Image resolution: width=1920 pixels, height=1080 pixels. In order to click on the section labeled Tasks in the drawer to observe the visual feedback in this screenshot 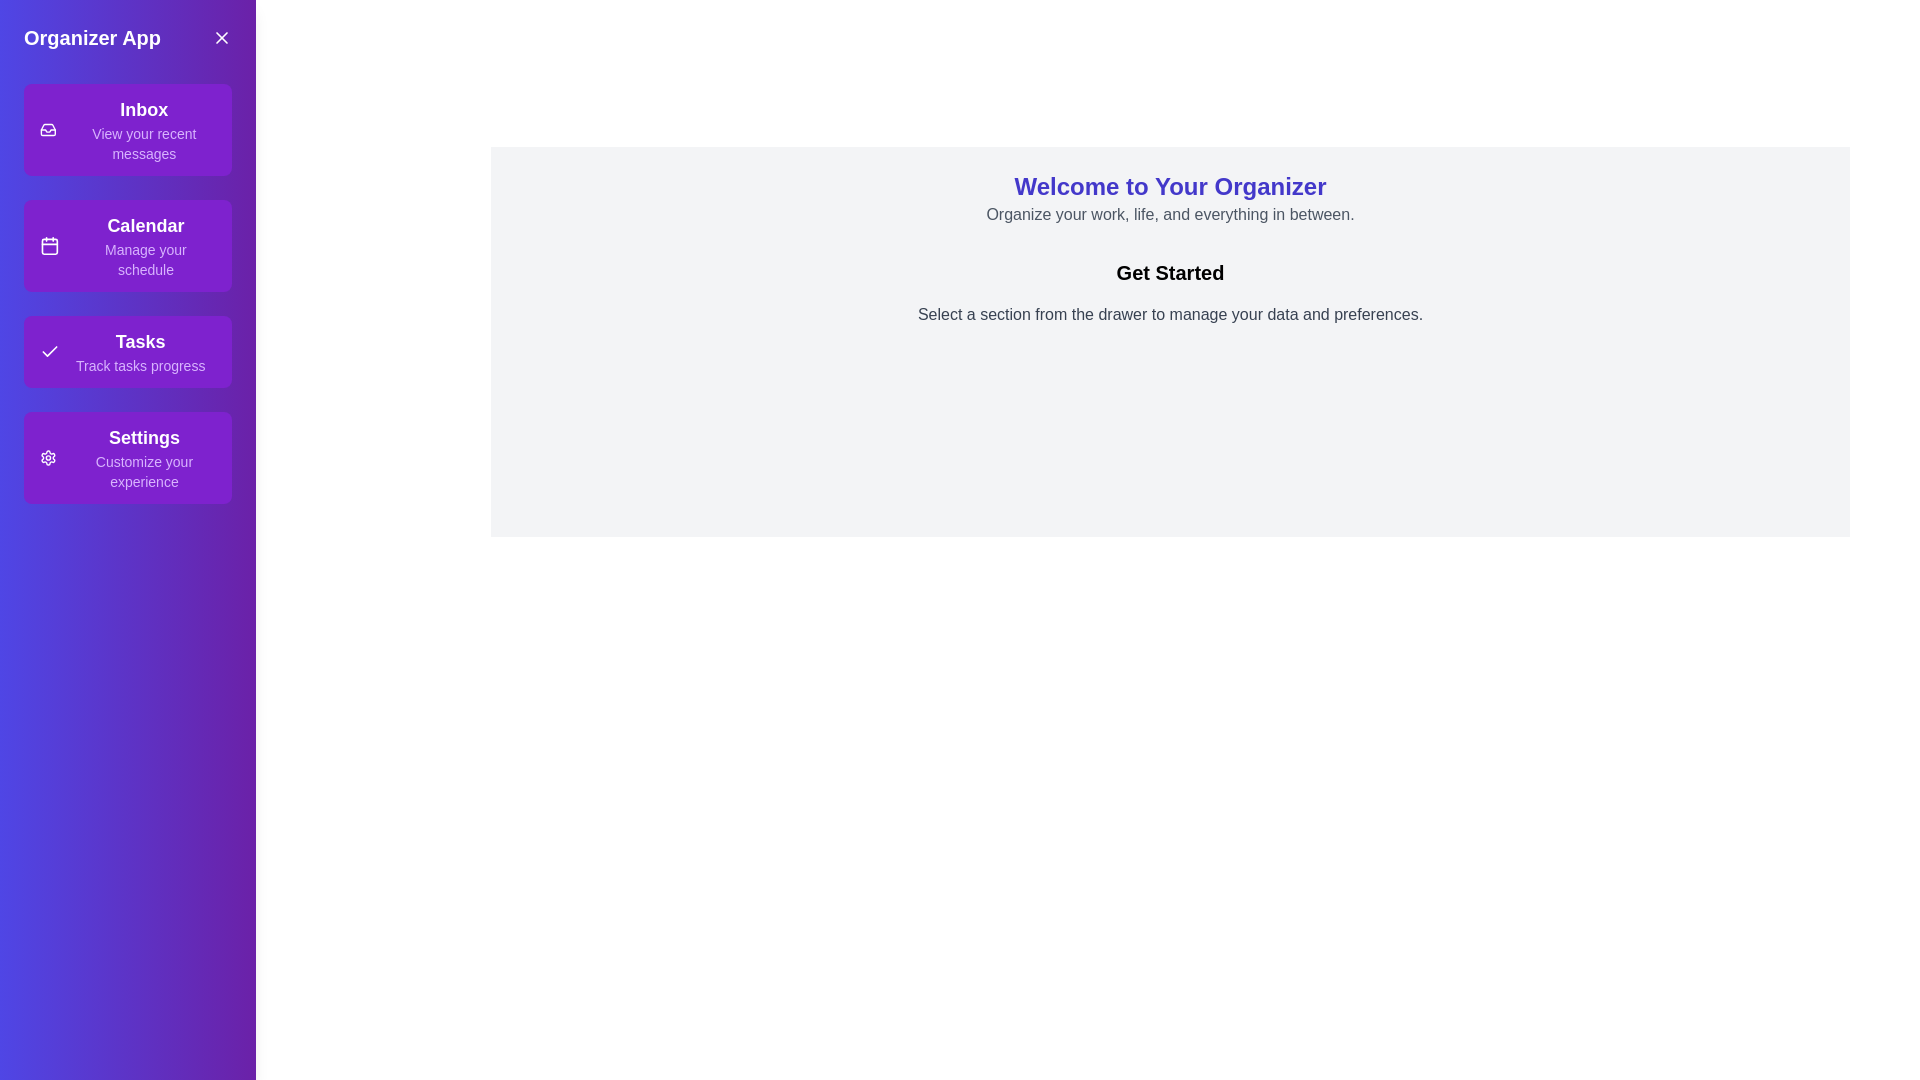, I will do `click(127, 350)`.